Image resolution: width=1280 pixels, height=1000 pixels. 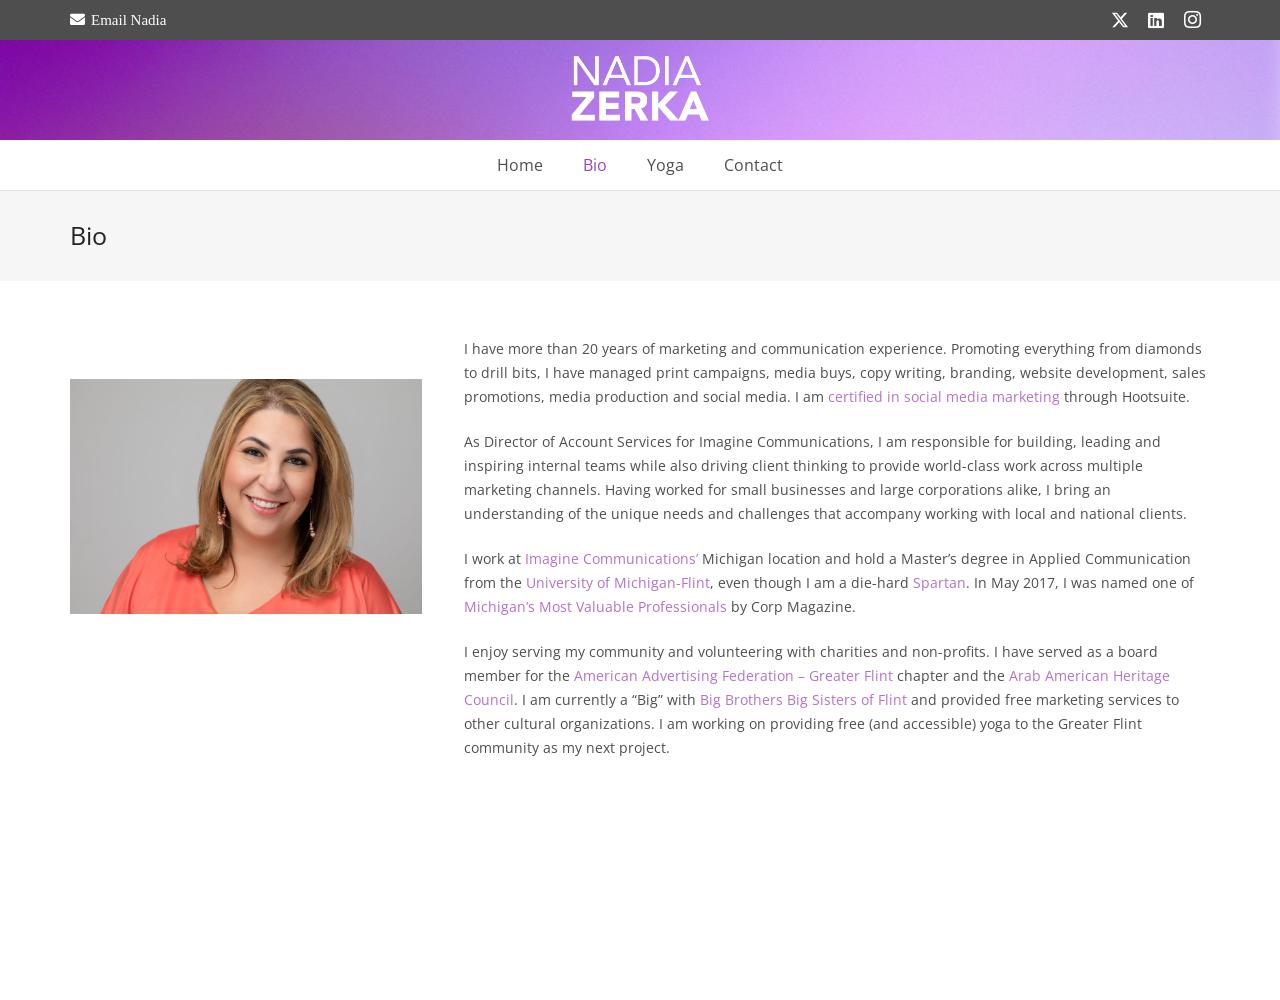 I want to click on 'I enjoy serving my community and volunteering with charities and non-profits. I have served as a board member for the', so click(x=461, y=663).